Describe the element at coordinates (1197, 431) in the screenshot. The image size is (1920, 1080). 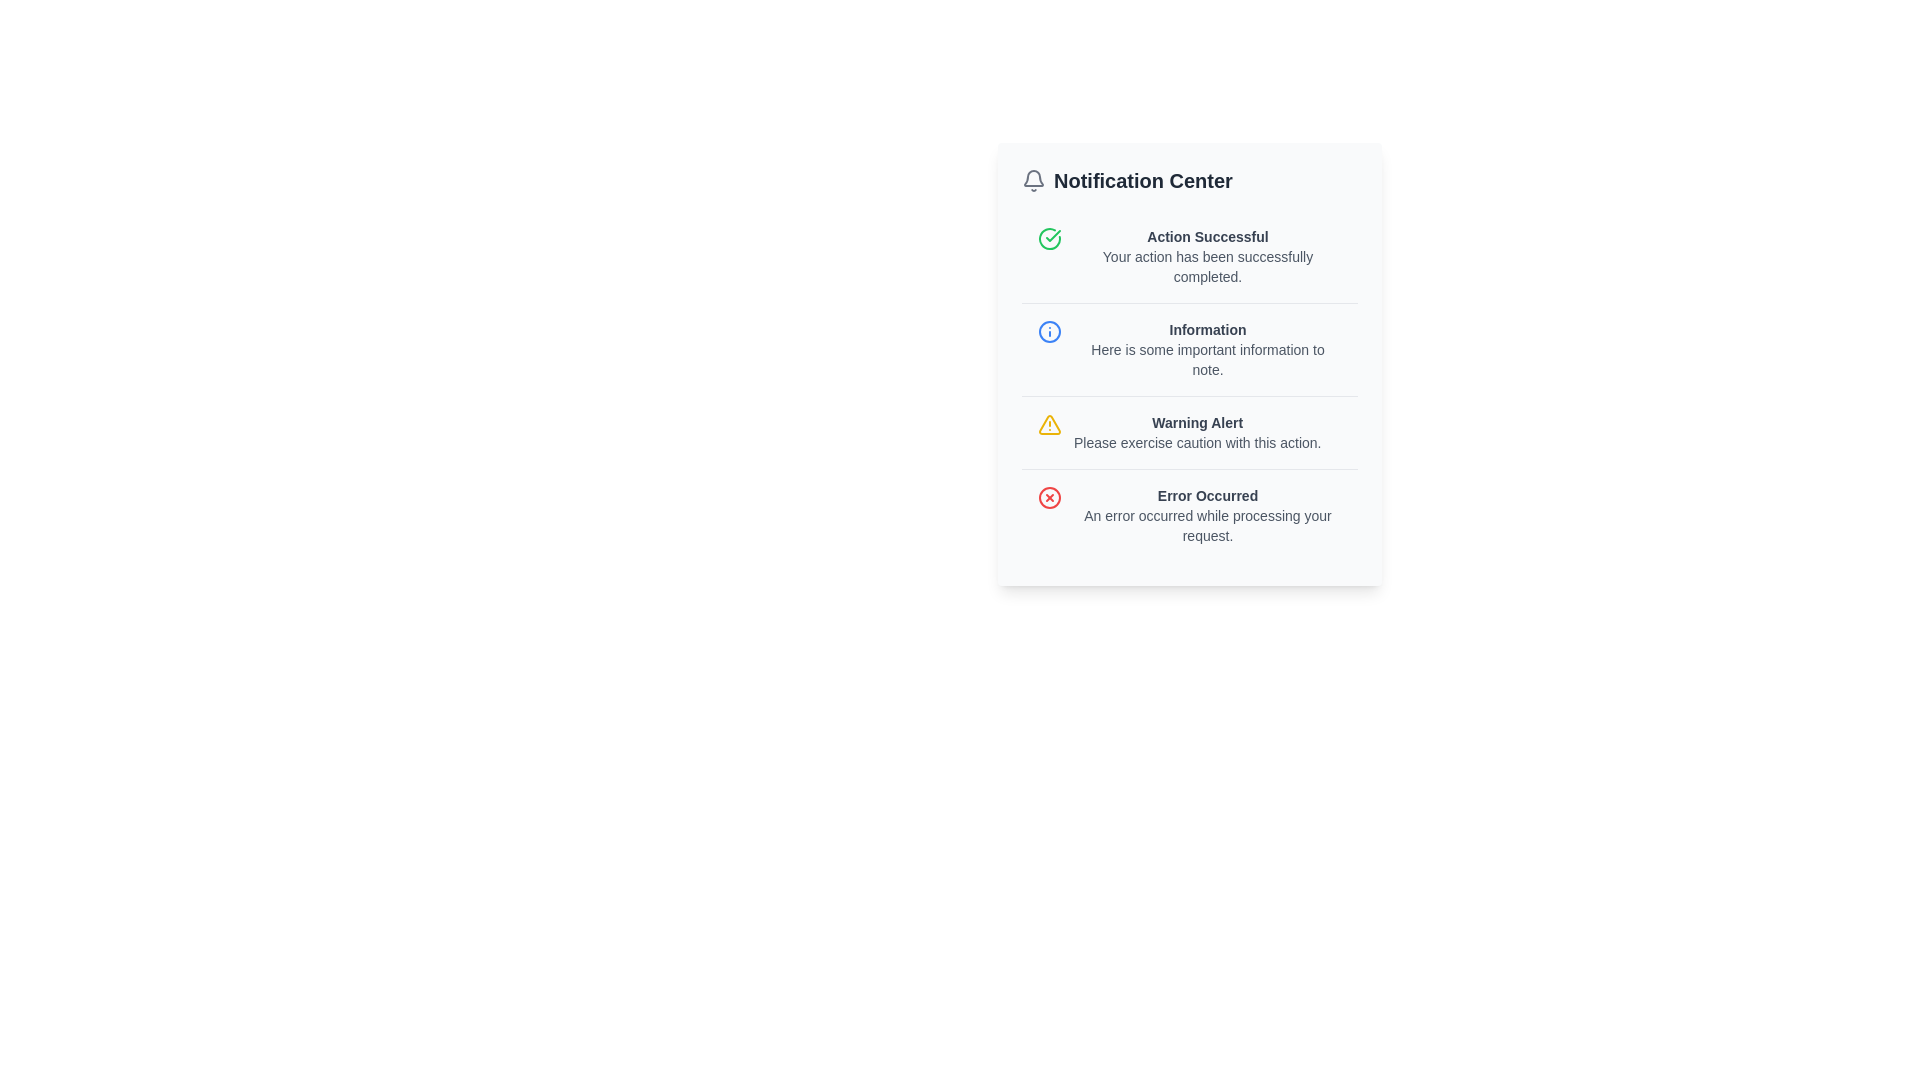
I see `information from the 'Warning Alert' text block, which is the third item in the vertical list within the 'Notification Center' panel, located centrally beneath the 'Information' notification and above the 'Error Occurred' notification` at that location.